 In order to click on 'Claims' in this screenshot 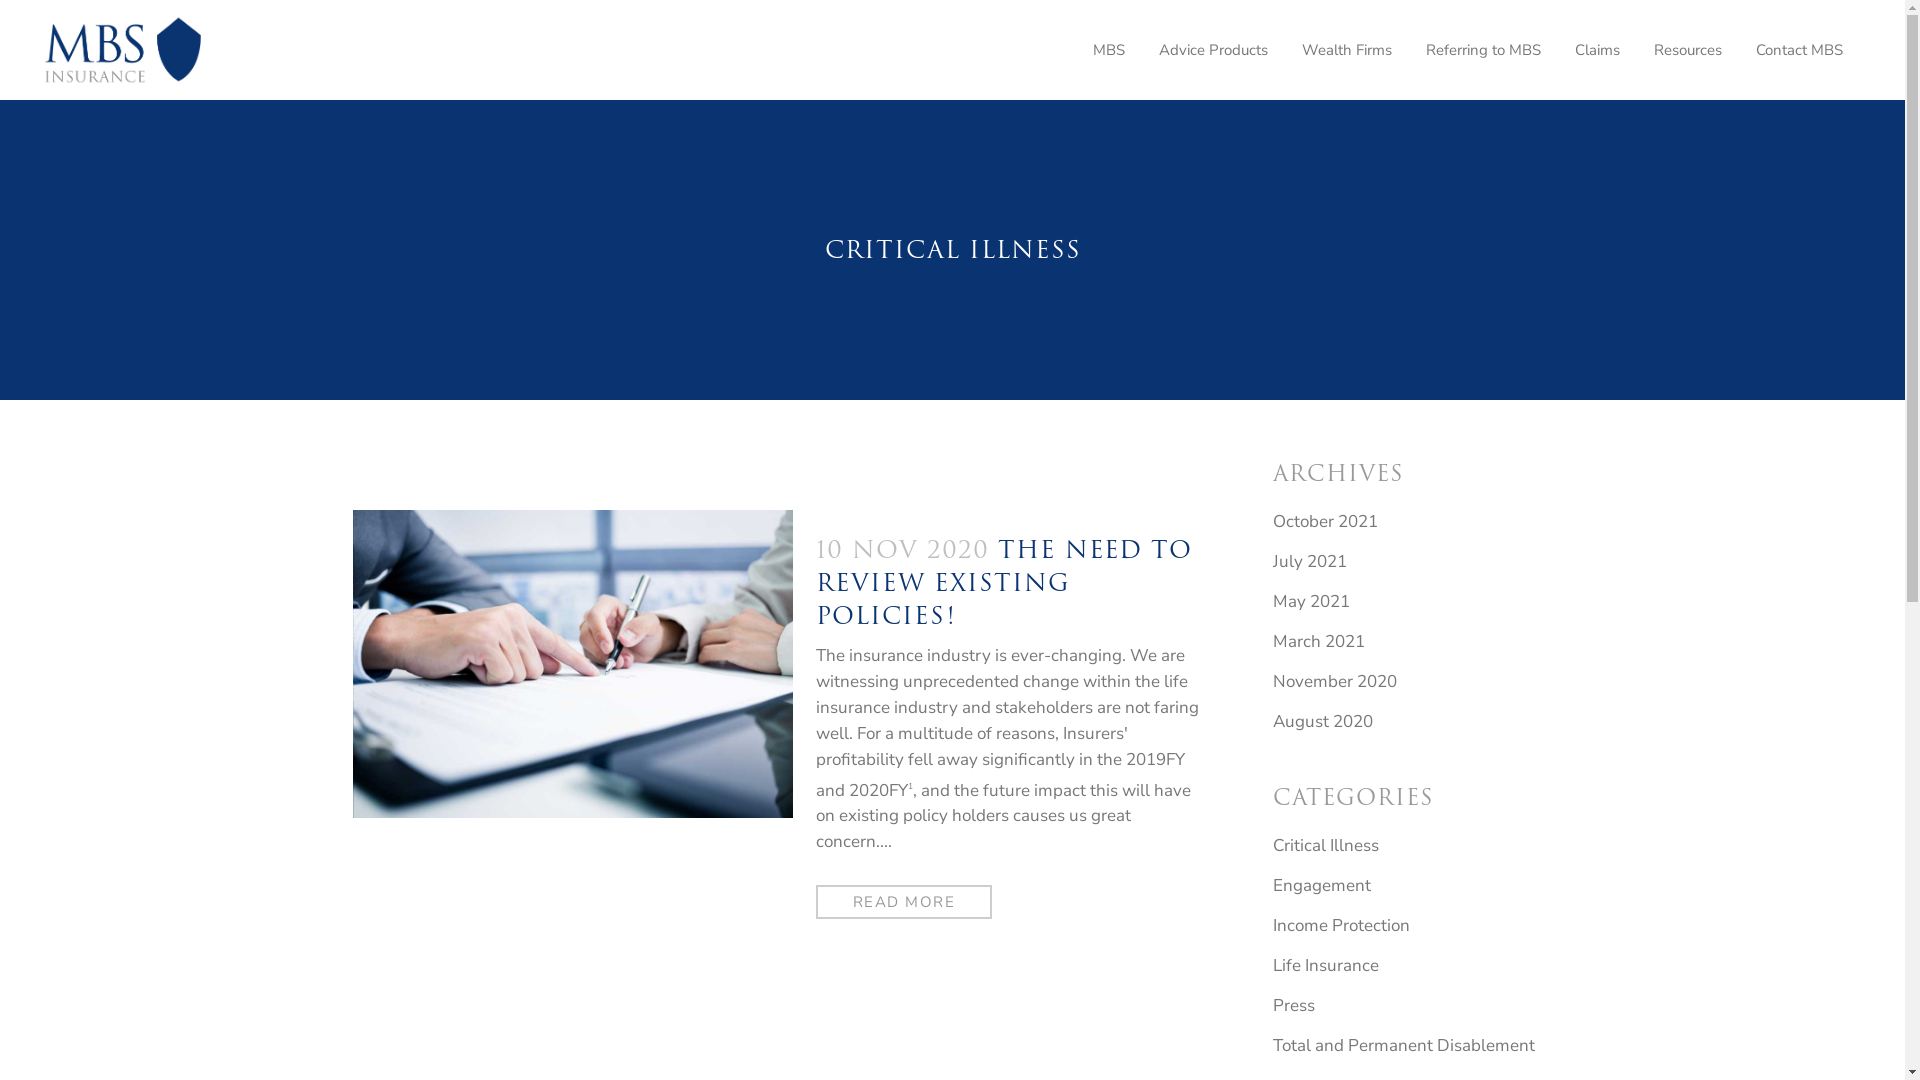, I will do `click(1557, 49)`.